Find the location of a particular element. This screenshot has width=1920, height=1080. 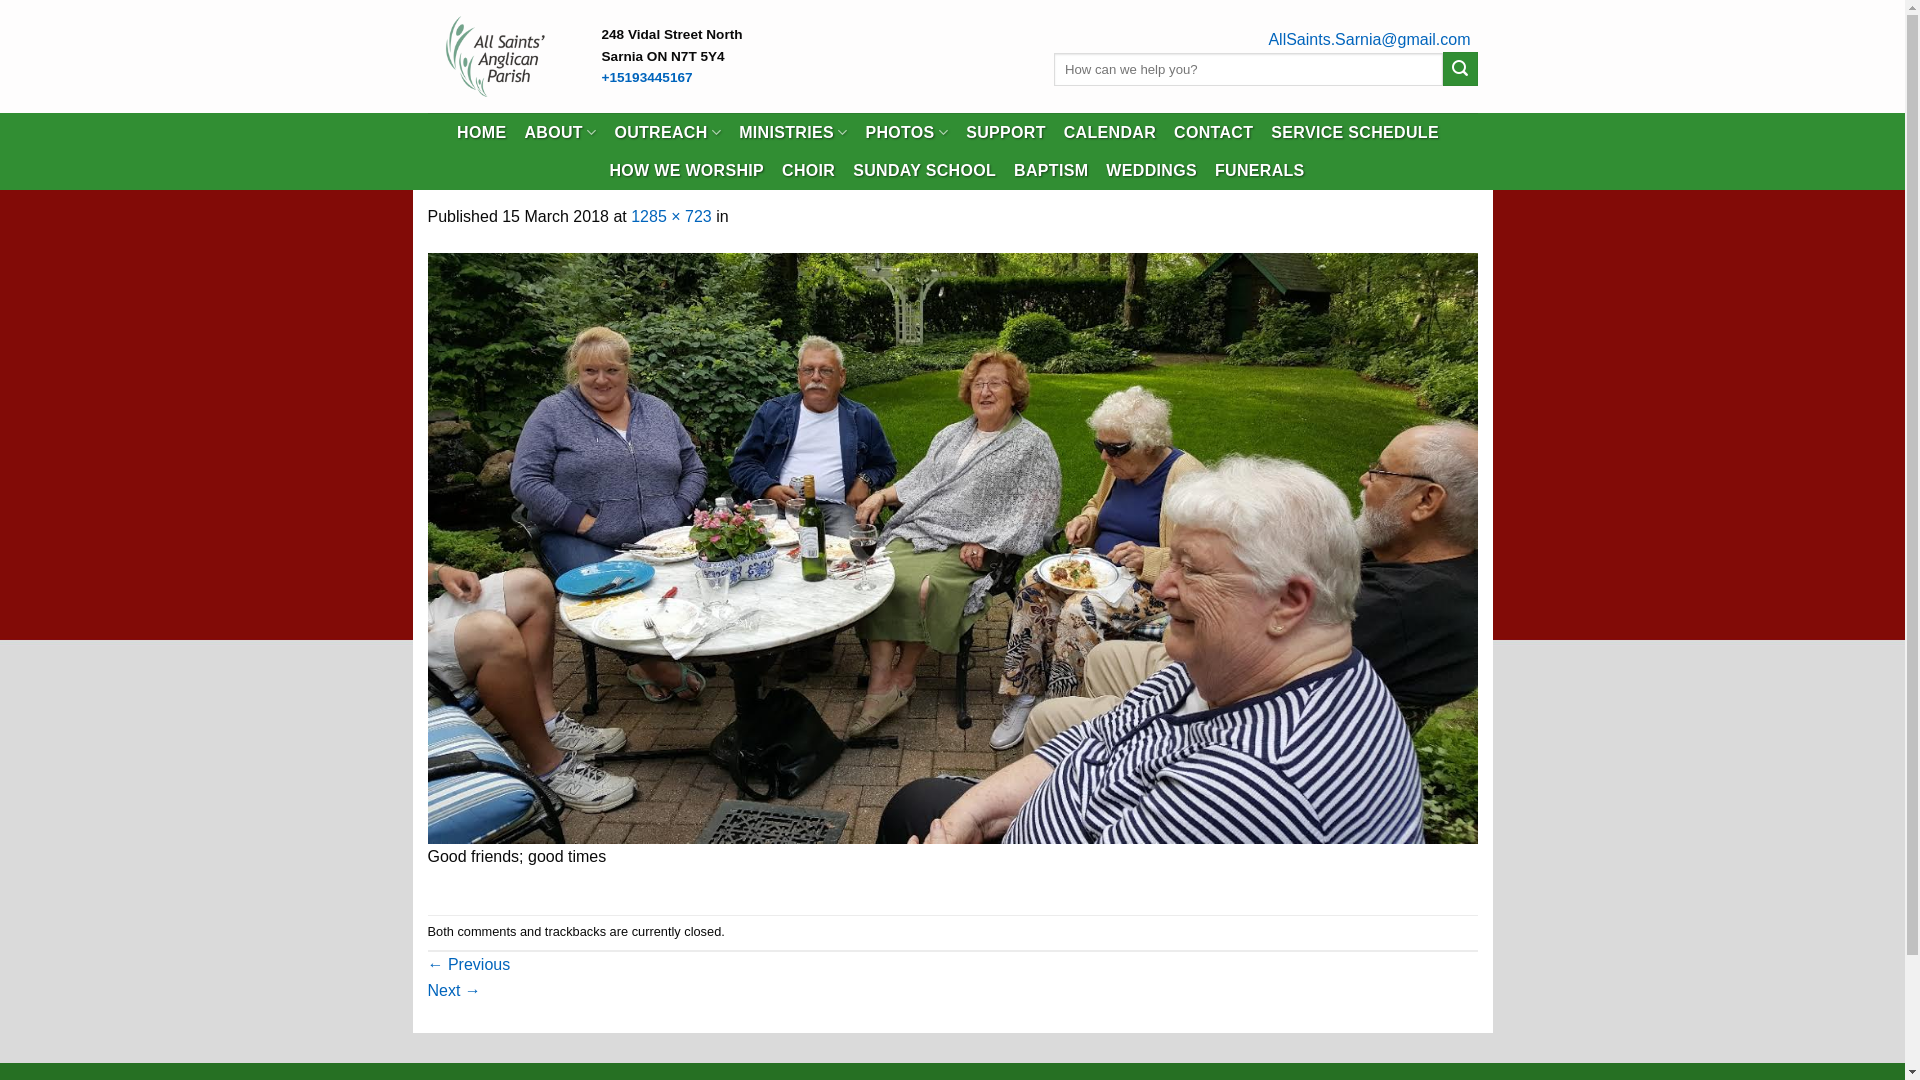

'BAPTISM' is located at coordinates (1050, 169).